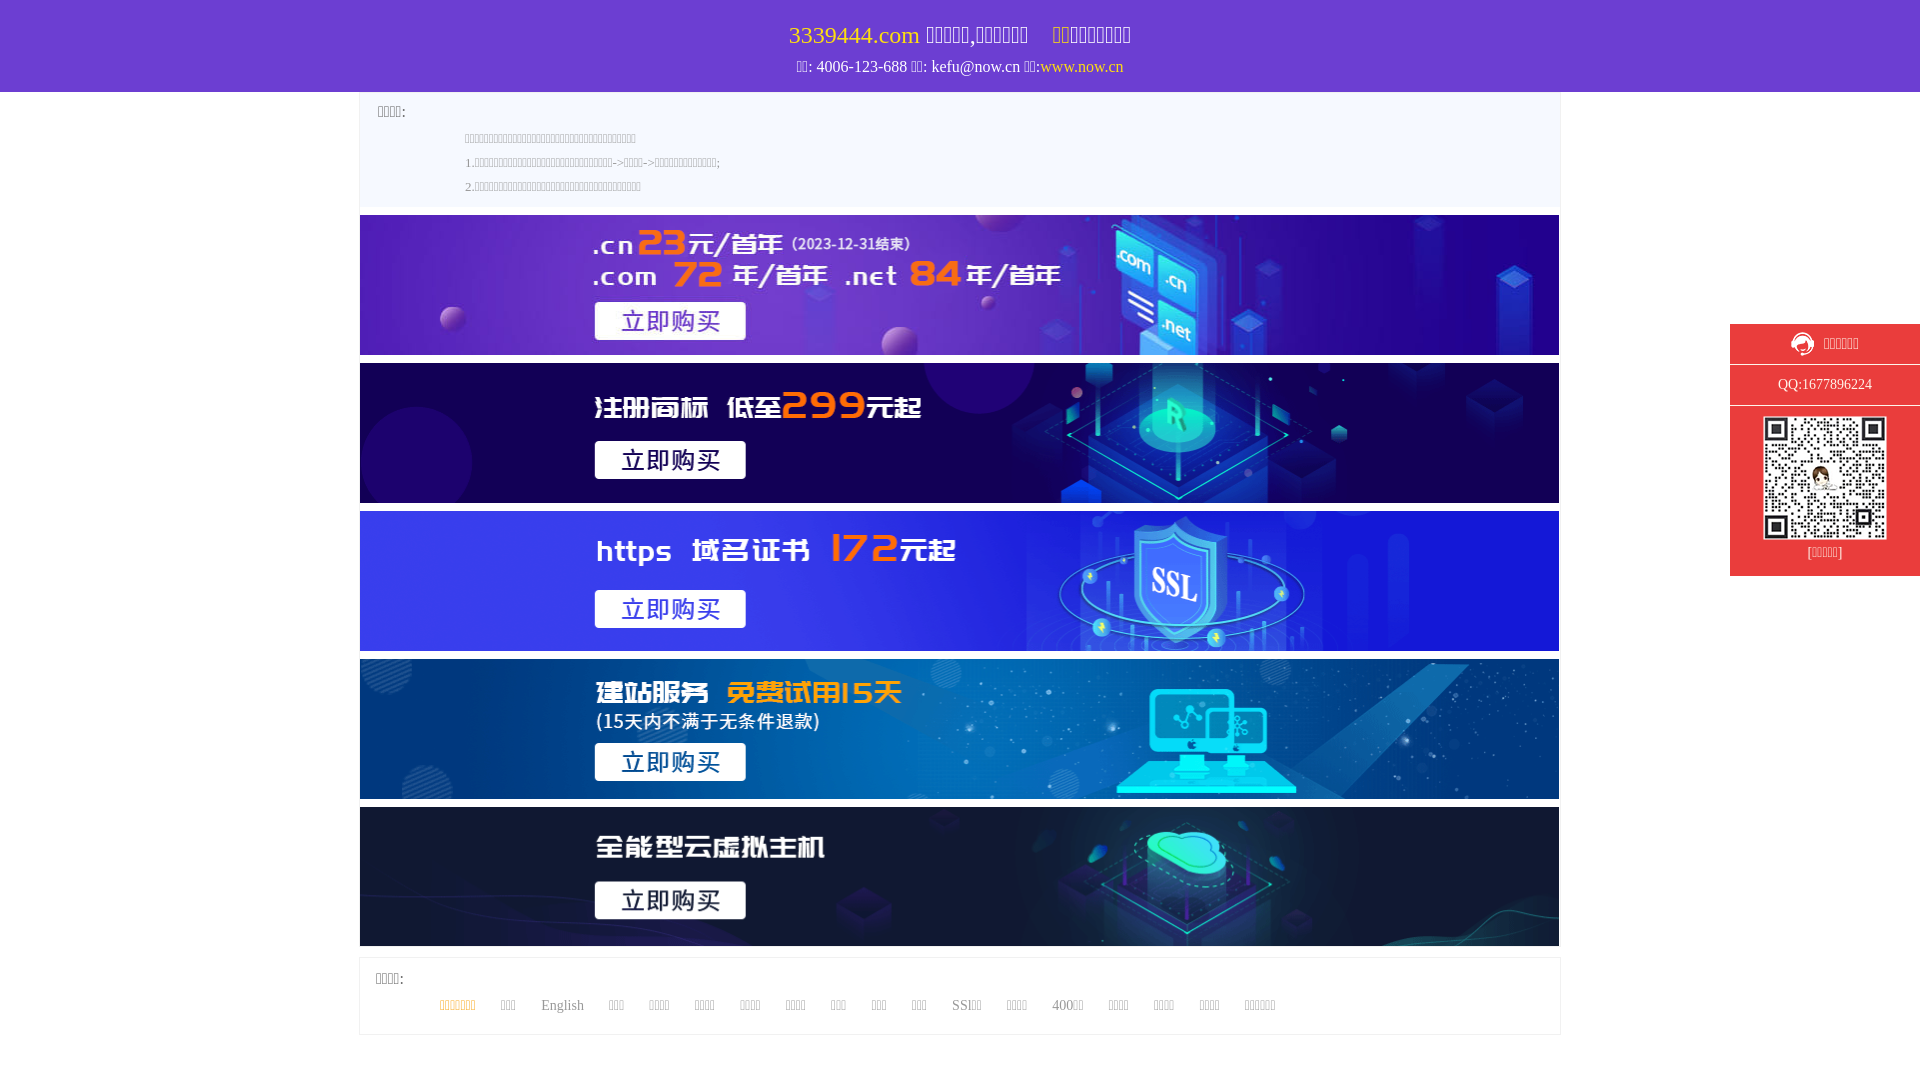  Describe the element at coordinates (1080, 65) in the screenshot. I see `'www.now.cn'` at that location.